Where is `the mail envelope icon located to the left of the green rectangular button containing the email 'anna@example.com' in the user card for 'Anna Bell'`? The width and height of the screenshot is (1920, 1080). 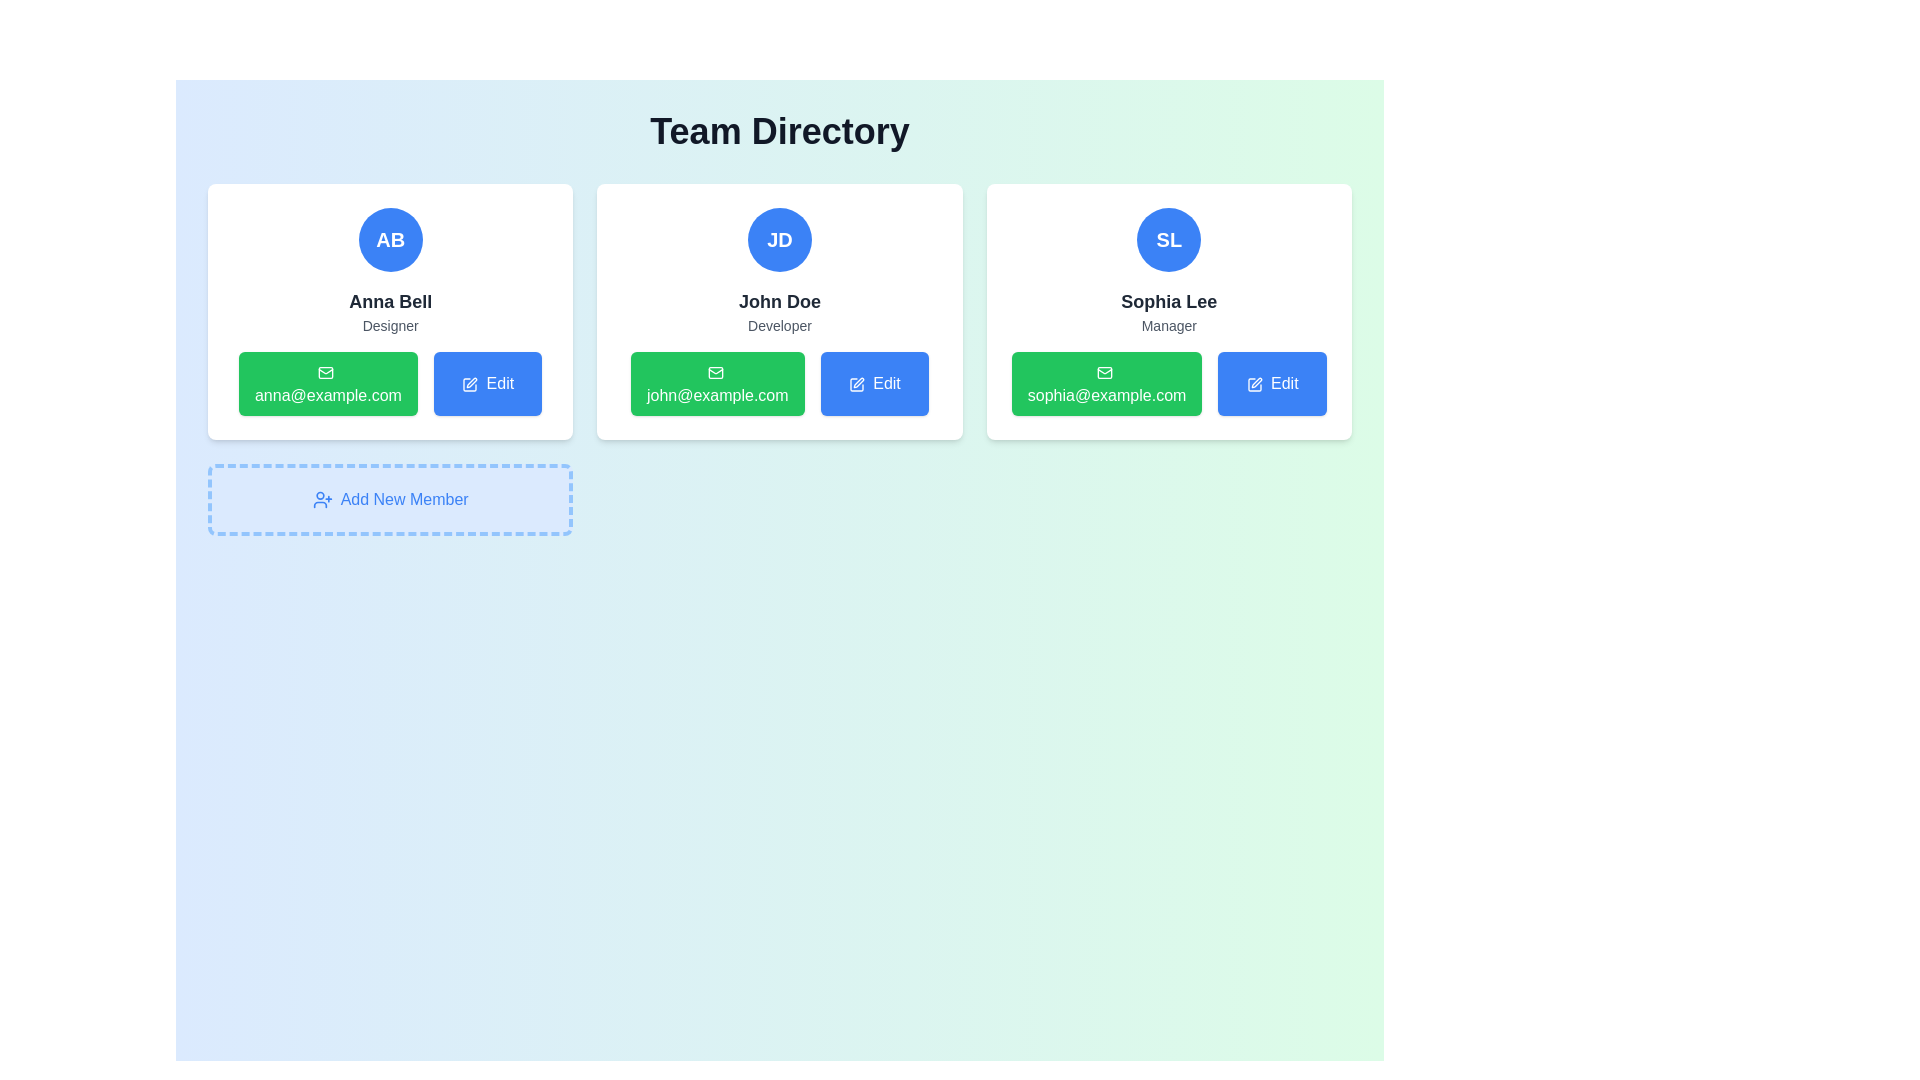
the mail envelope icon located to the left of the green rectangular button containing the email 'anna@example.com' in the user card for 'Anna Bell' is located at coordinates (326, 372).